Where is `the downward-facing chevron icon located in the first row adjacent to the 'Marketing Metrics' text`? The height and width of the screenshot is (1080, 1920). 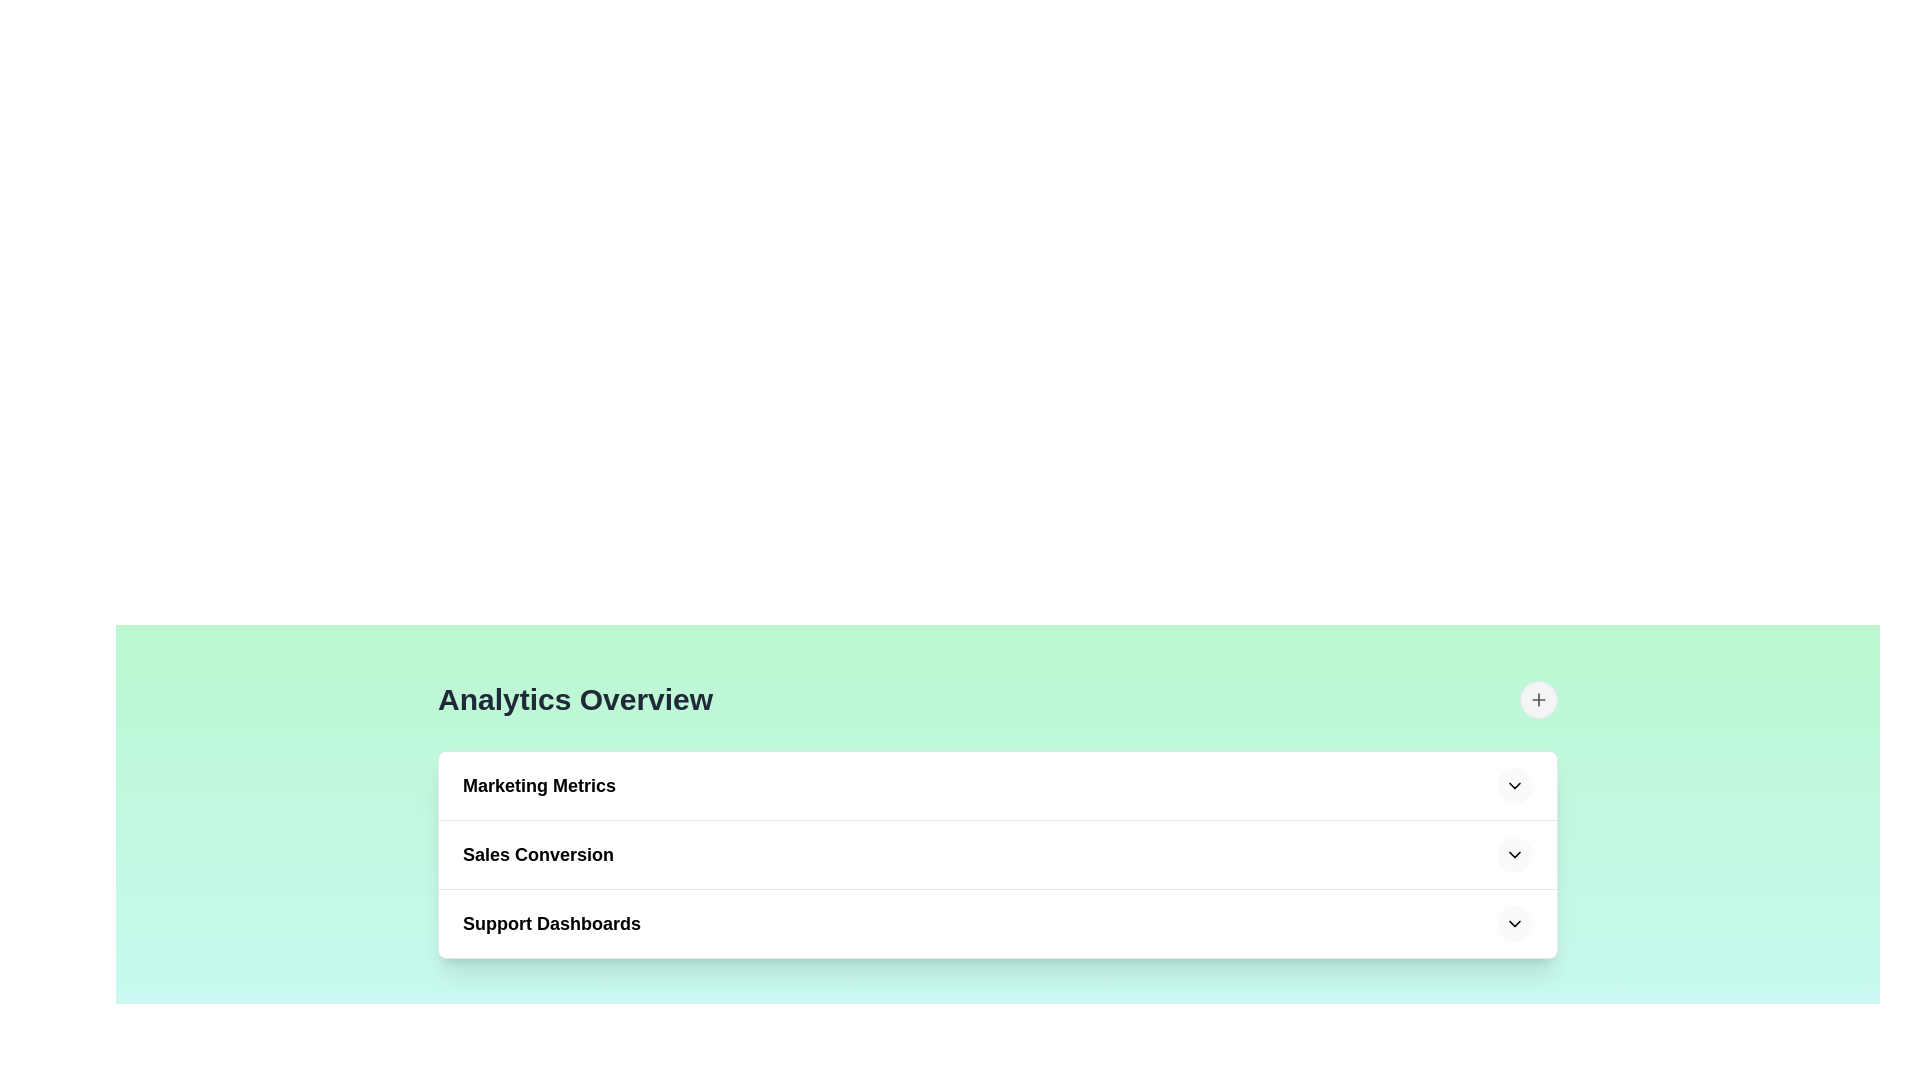 the downward-facing chevron icon located in the first row adjacent to the 'Marketing Metrics' text is located at coordinates (1515, 785).